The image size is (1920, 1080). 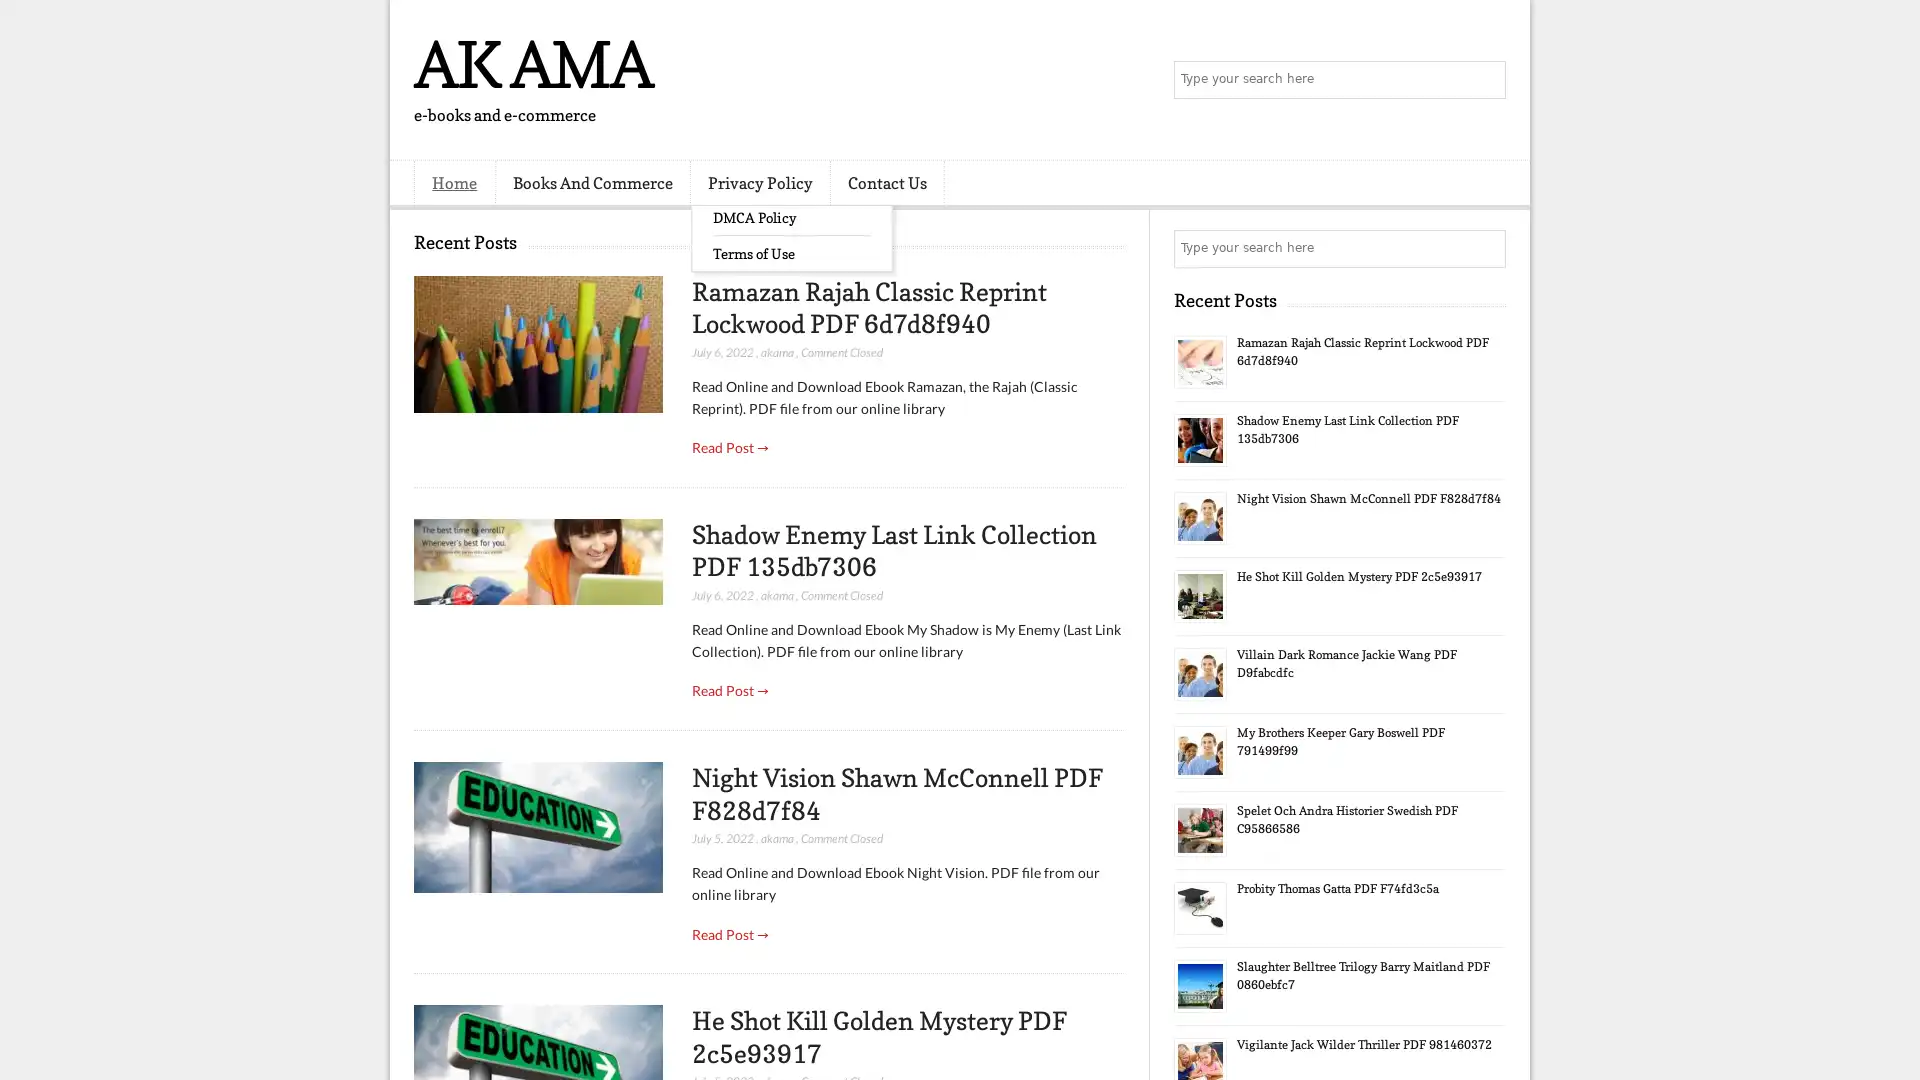 I want to click on Search, so click(x=1485, y=80).